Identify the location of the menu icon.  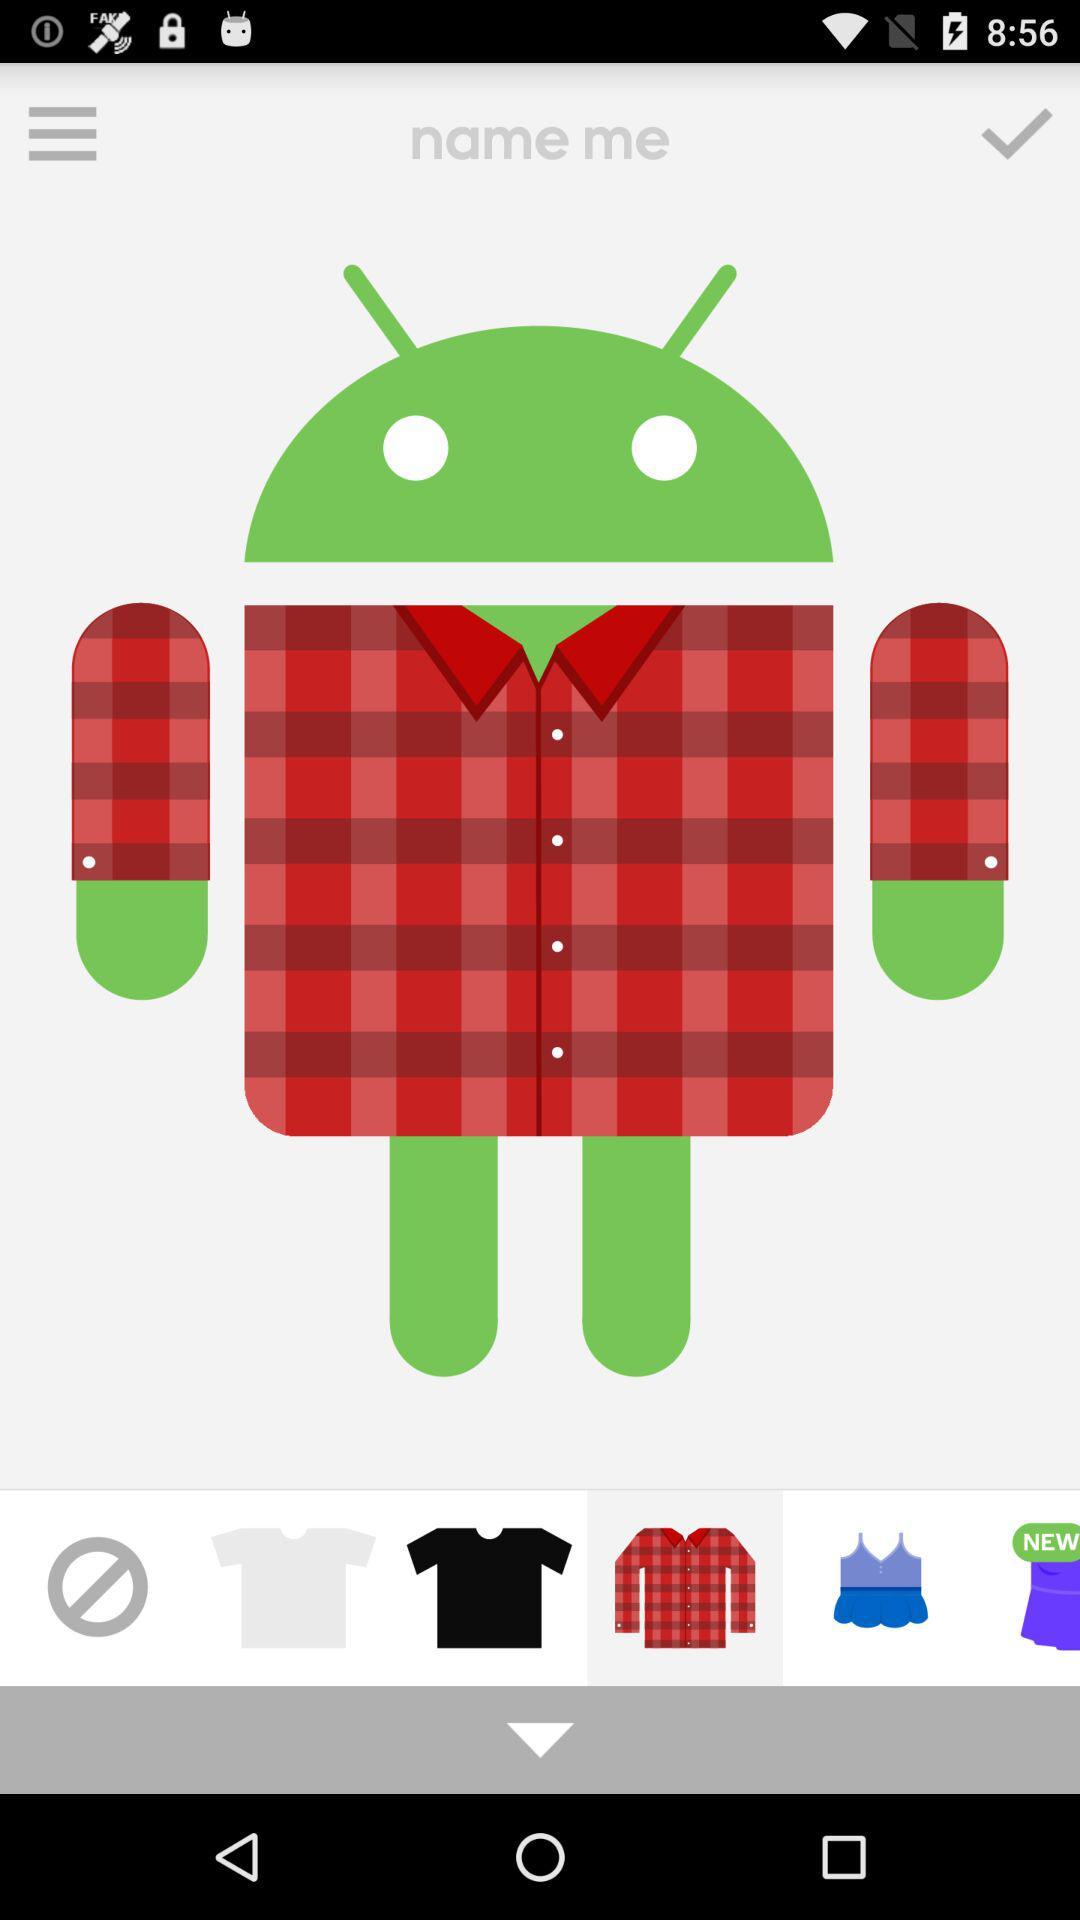
(61, 142).